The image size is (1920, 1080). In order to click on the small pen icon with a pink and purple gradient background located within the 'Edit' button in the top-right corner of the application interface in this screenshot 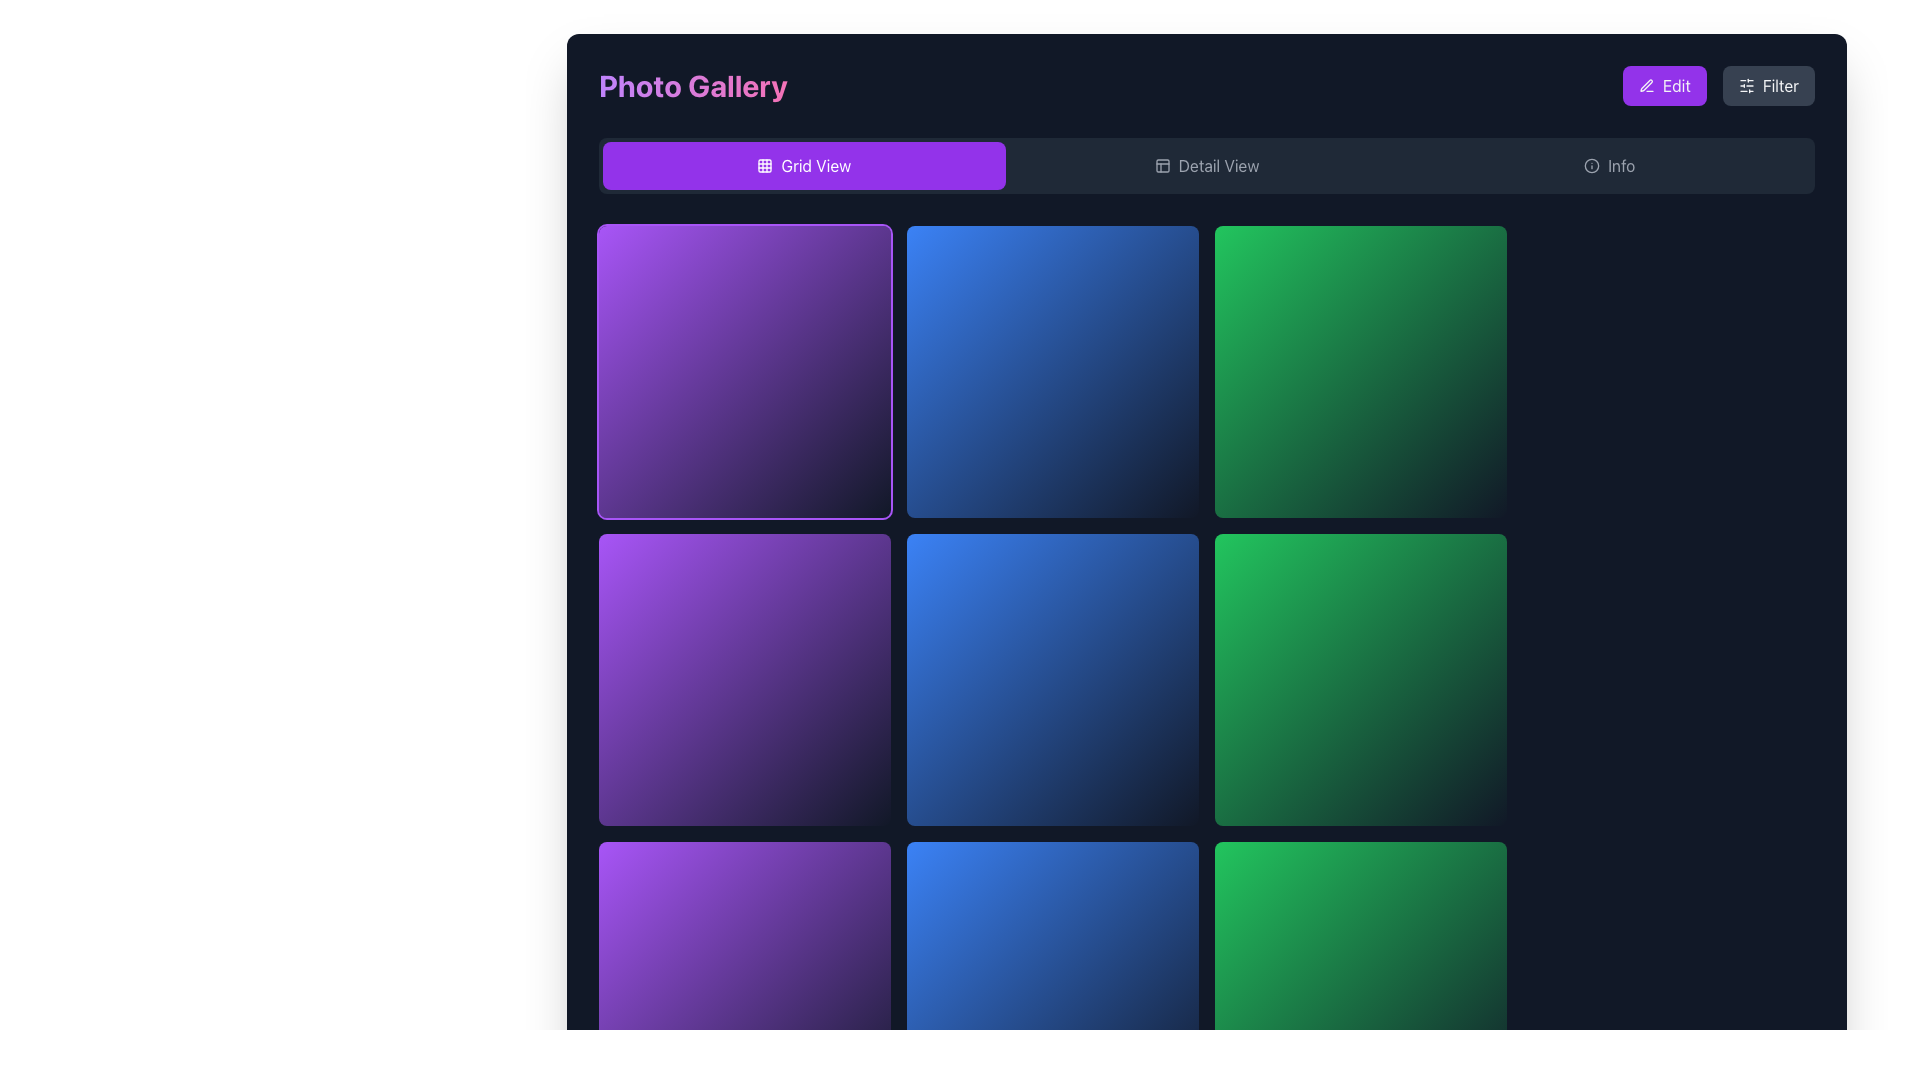, I will do `click(1646, 84)`.